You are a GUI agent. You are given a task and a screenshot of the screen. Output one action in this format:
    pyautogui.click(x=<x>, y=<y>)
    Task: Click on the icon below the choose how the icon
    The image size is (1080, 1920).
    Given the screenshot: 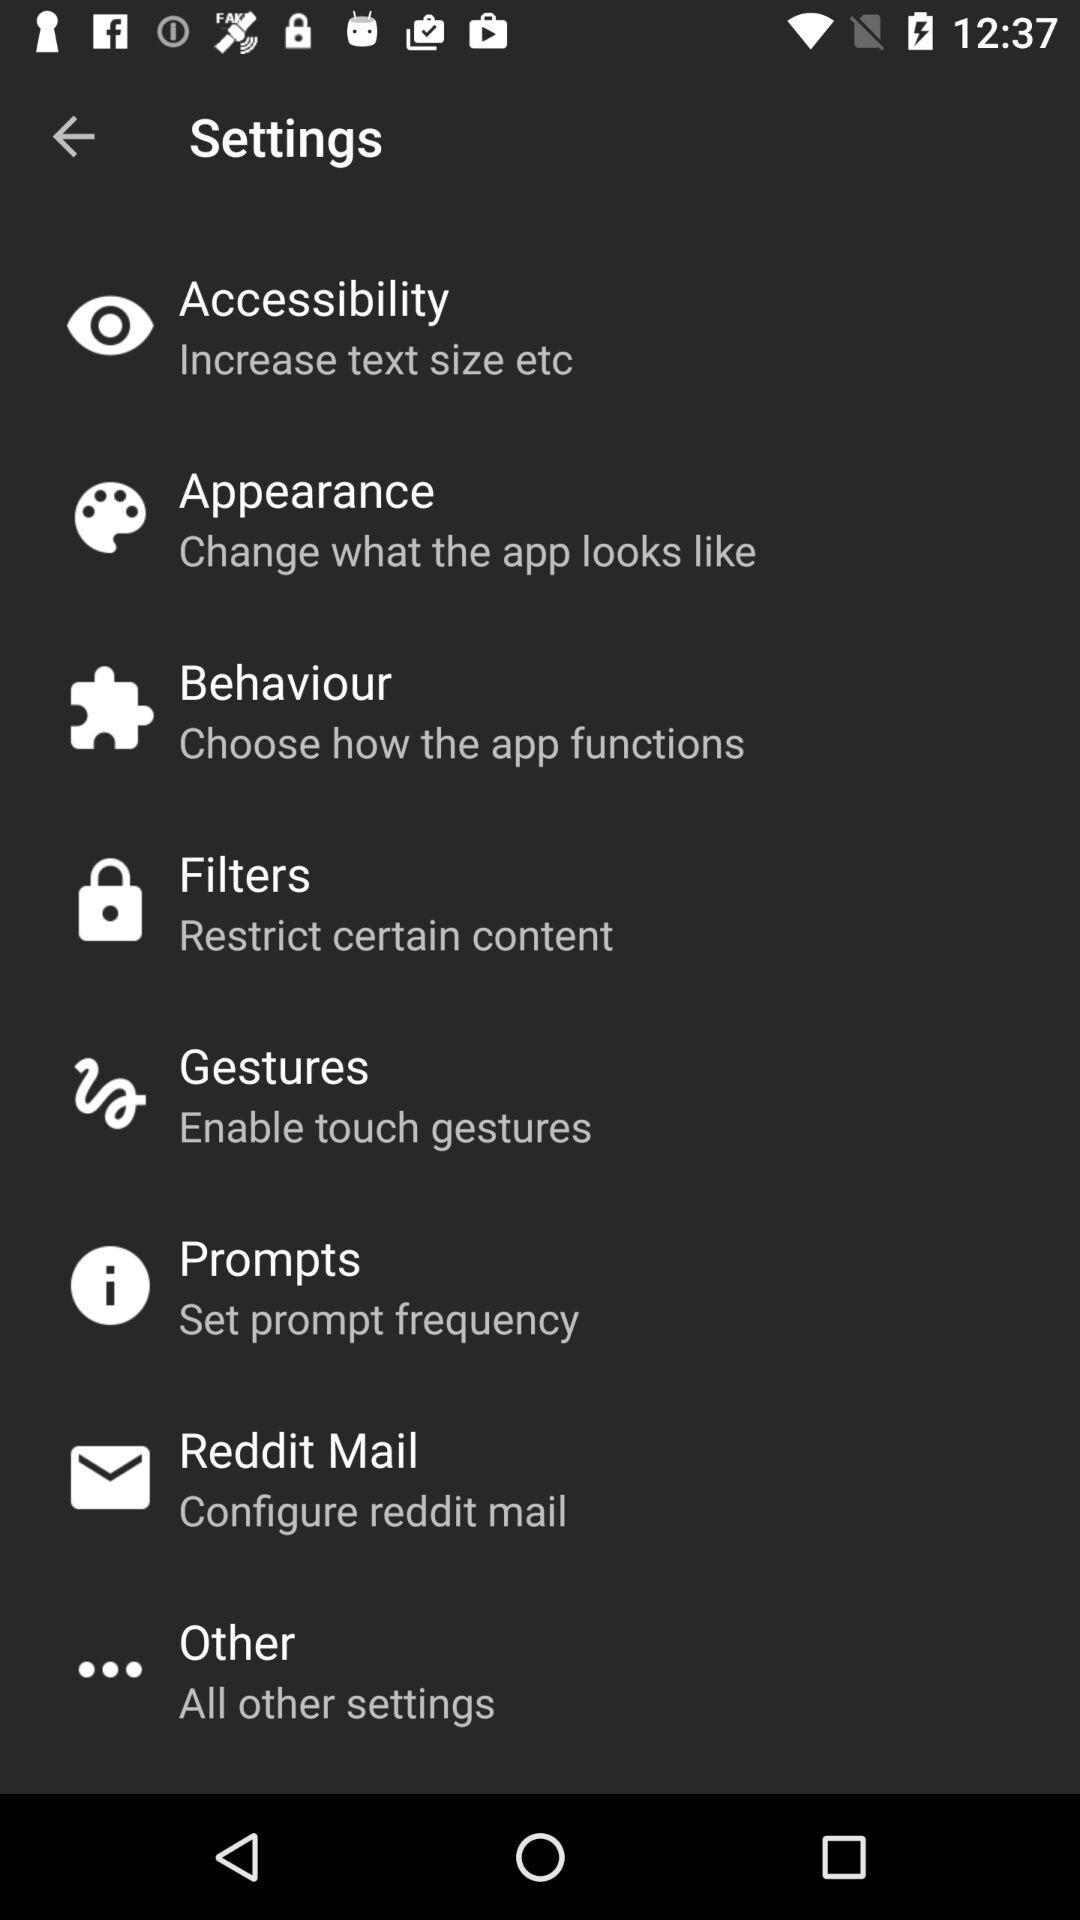 What is the action you would take?
    pyautogui.click(x=243, y=873)
    